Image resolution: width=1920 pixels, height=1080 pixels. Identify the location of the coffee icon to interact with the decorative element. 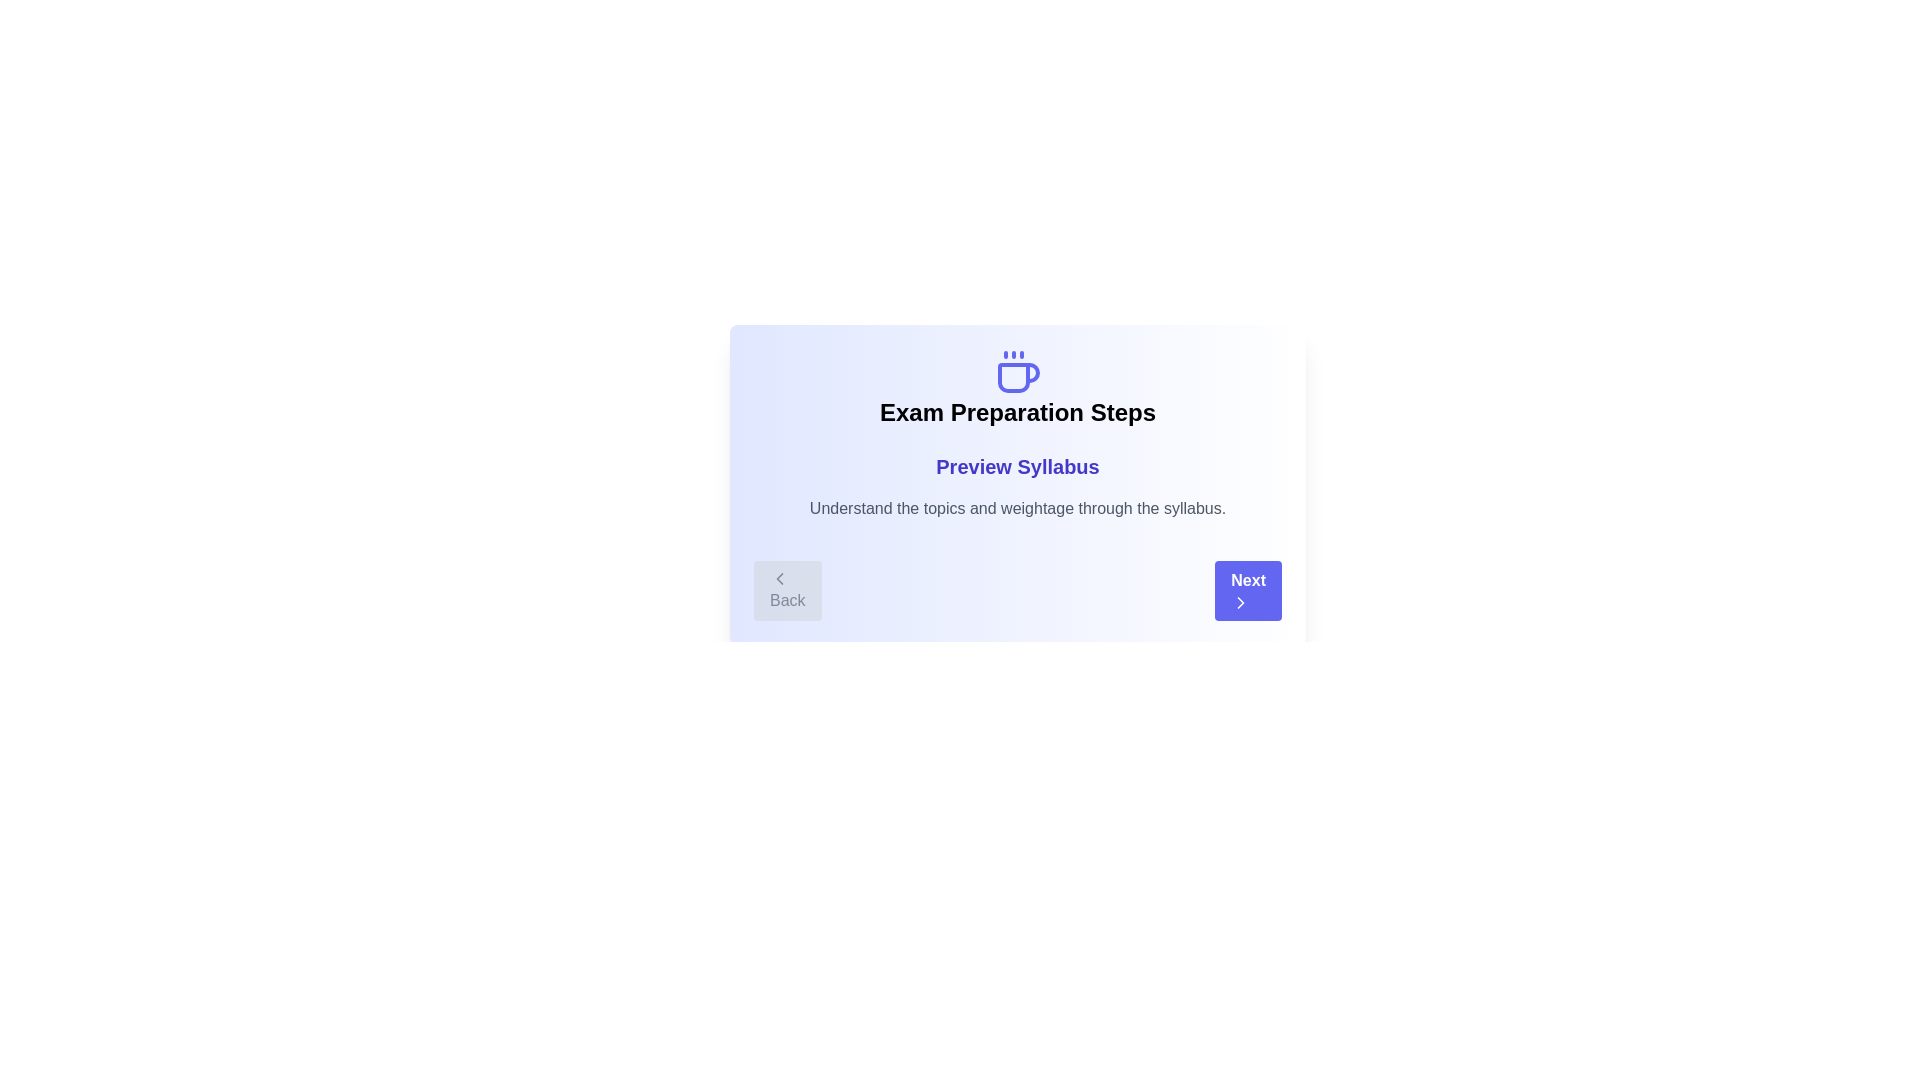
(1017, 373).